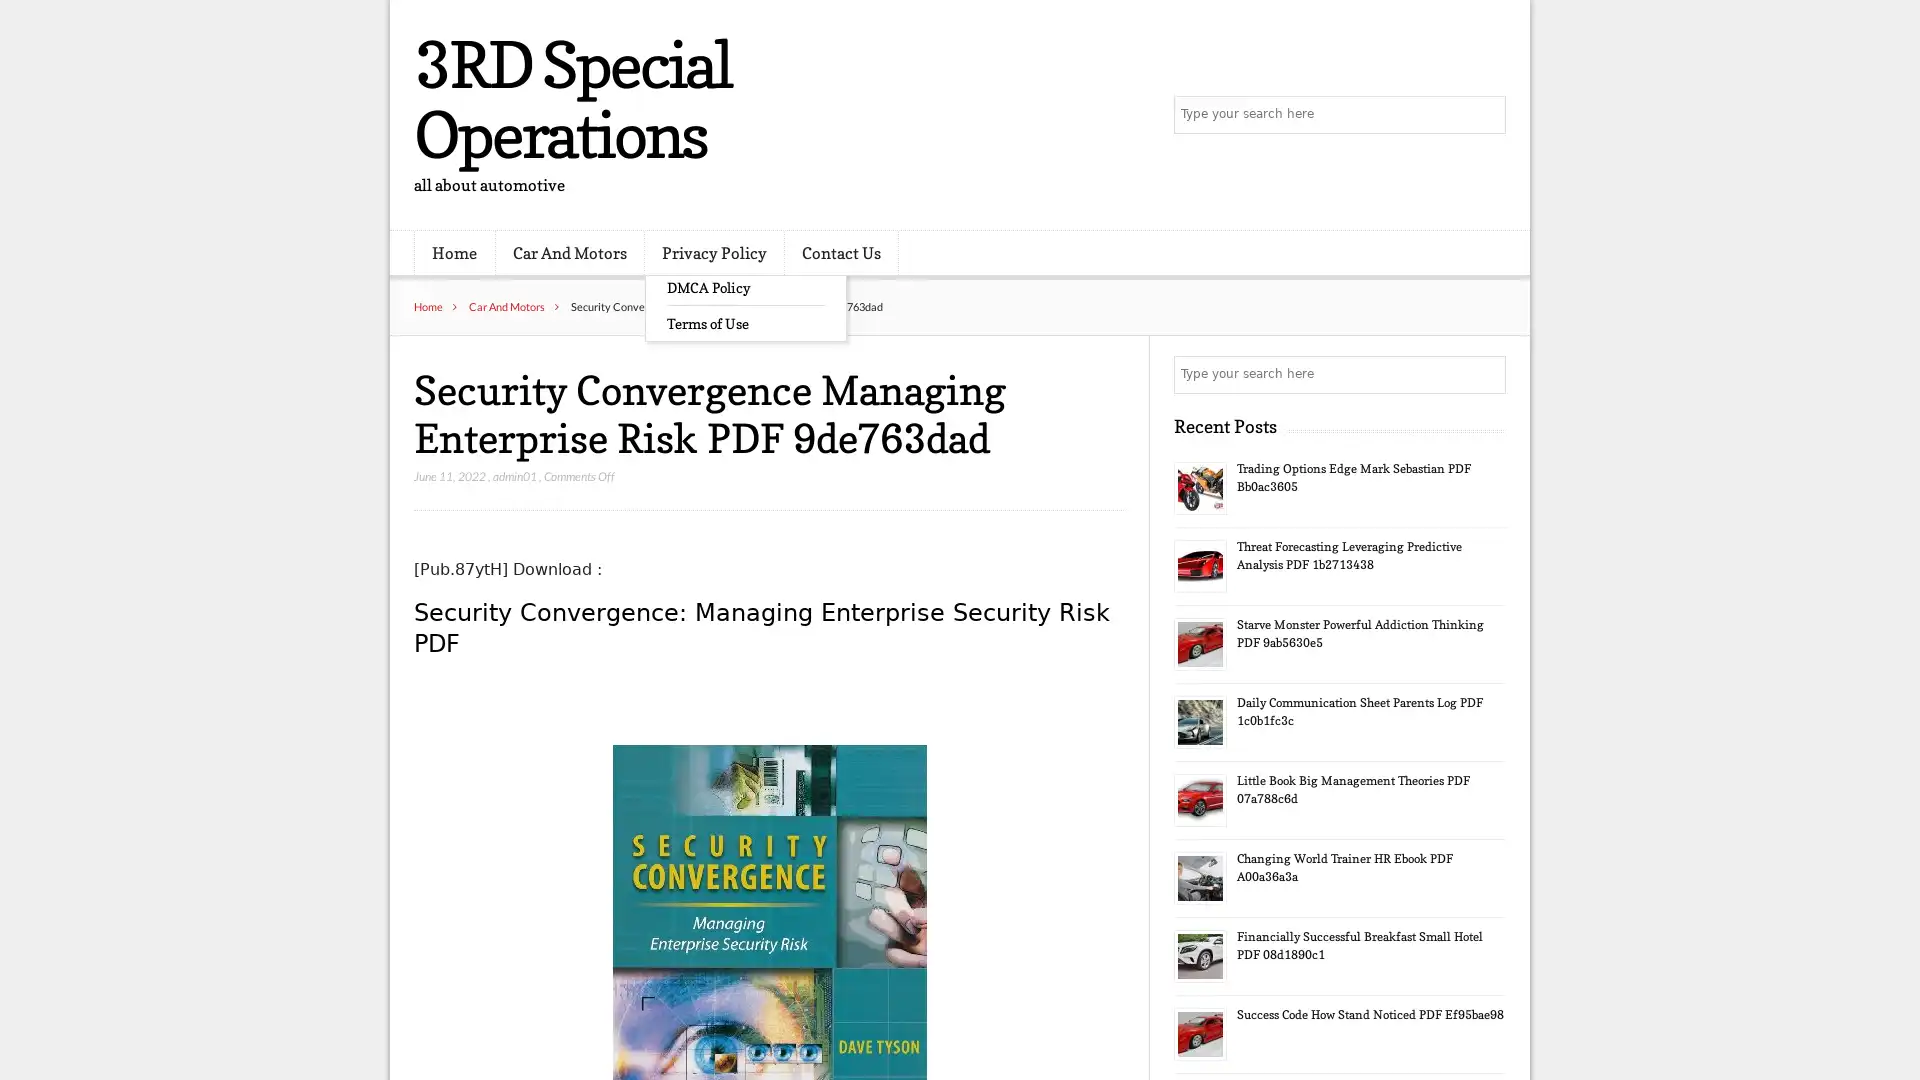  I want to click on Search, so click(1485, 115).